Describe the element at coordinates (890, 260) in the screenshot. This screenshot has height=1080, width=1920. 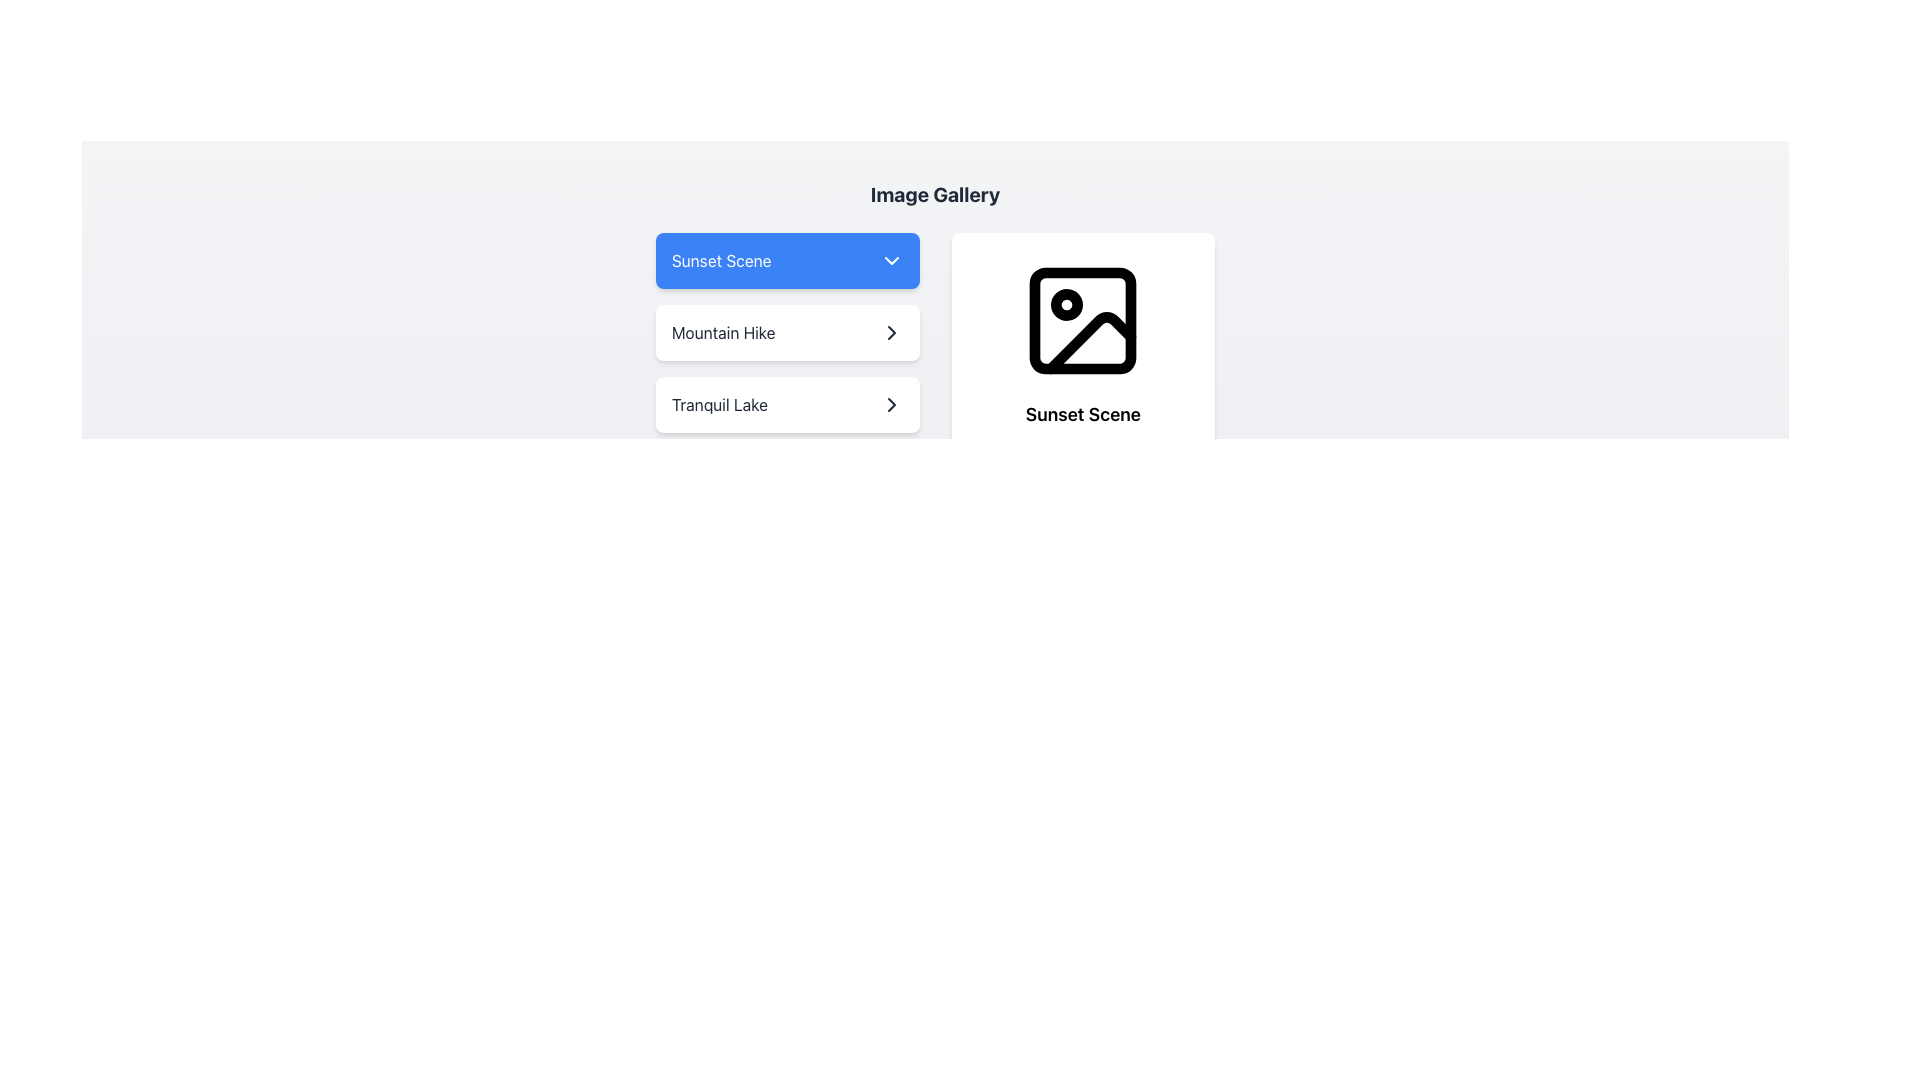
I see `the Dropdown indicator icon (chevron) located at the far right end of the 'Sunset Scene' button` at that location.